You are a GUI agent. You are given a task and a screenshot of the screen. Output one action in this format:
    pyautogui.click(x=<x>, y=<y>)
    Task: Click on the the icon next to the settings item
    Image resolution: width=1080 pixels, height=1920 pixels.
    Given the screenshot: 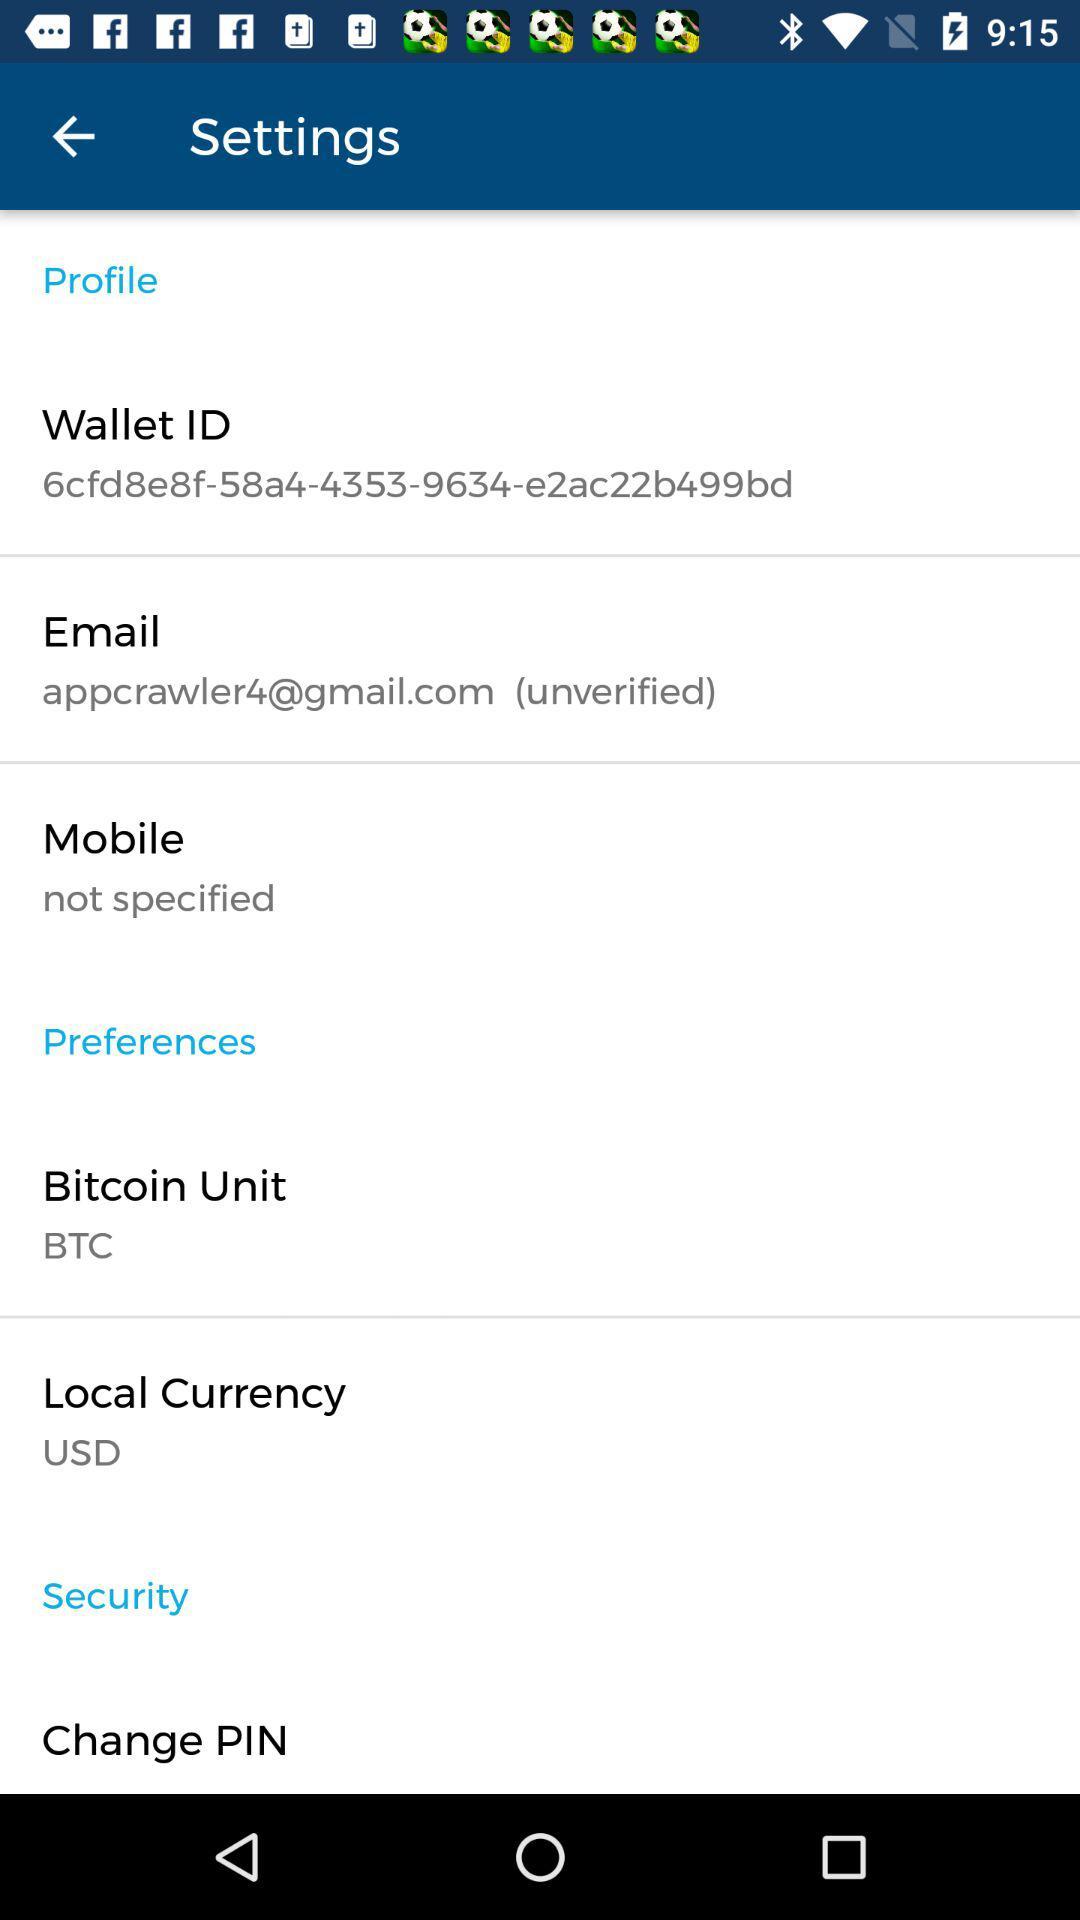 What is the action you would take?
    pyautogui.click(x=72, y=135)
    